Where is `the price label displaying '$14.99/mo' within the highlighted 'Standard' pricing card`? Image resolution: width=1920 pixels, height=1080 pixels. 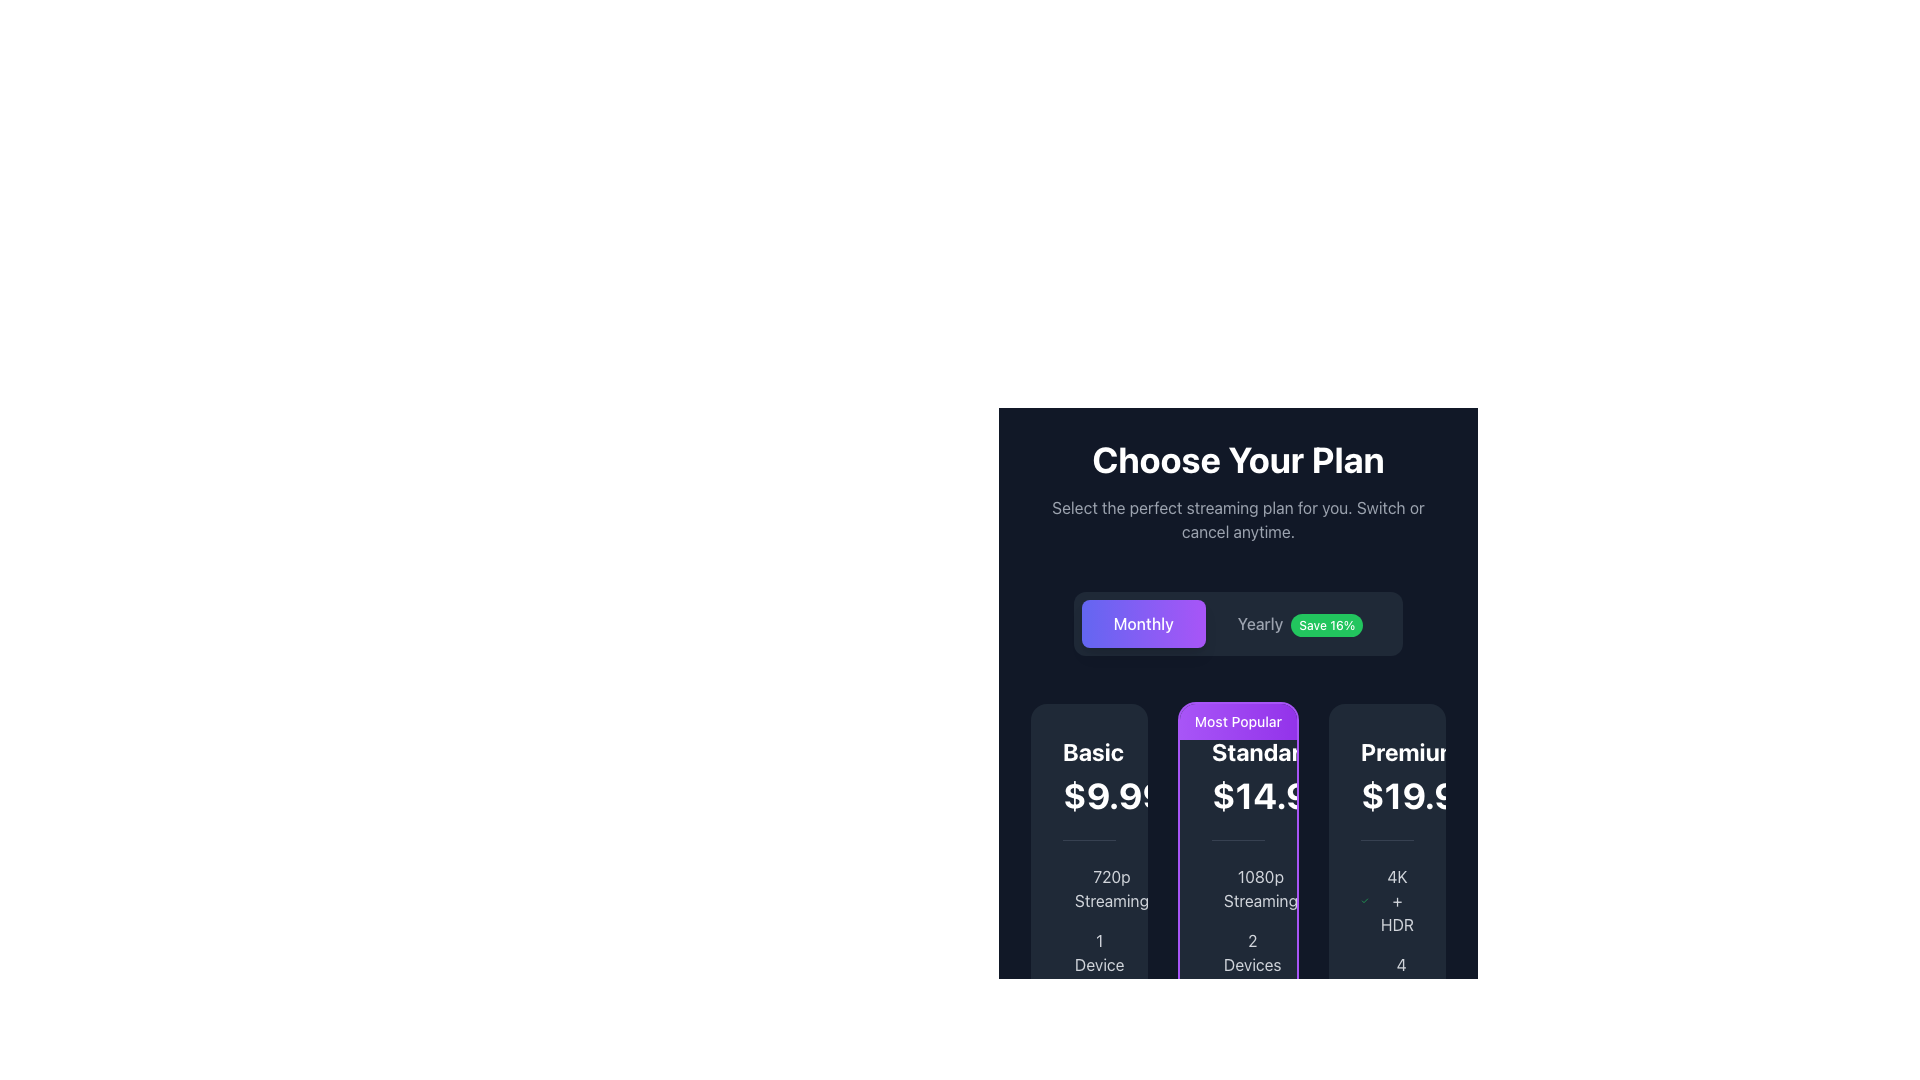
the price label displaying '$14.99/mo' within the highlighted 'Standard' pricing card is located at coordinates (1237, 794).